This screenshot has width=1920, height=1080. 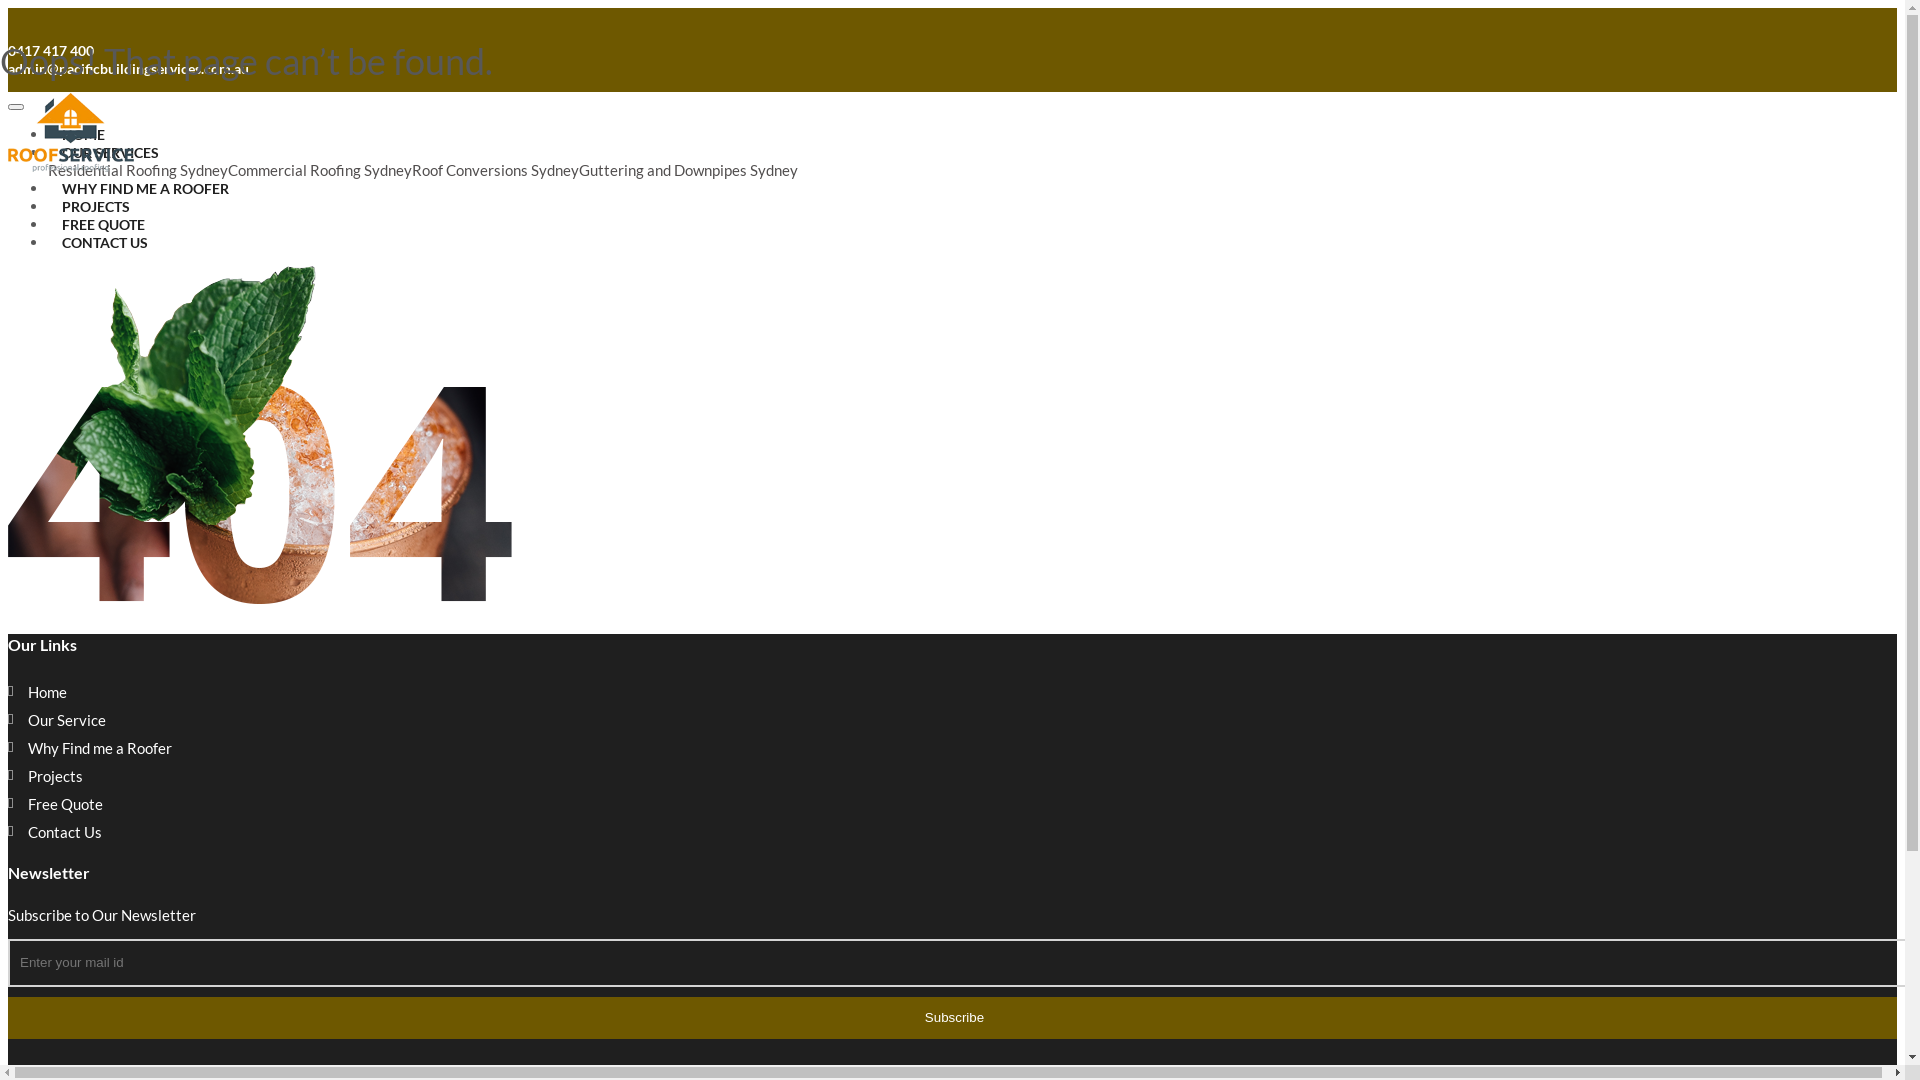 I want to click on 'FREE QUOTE', so click(x=102, y=224).